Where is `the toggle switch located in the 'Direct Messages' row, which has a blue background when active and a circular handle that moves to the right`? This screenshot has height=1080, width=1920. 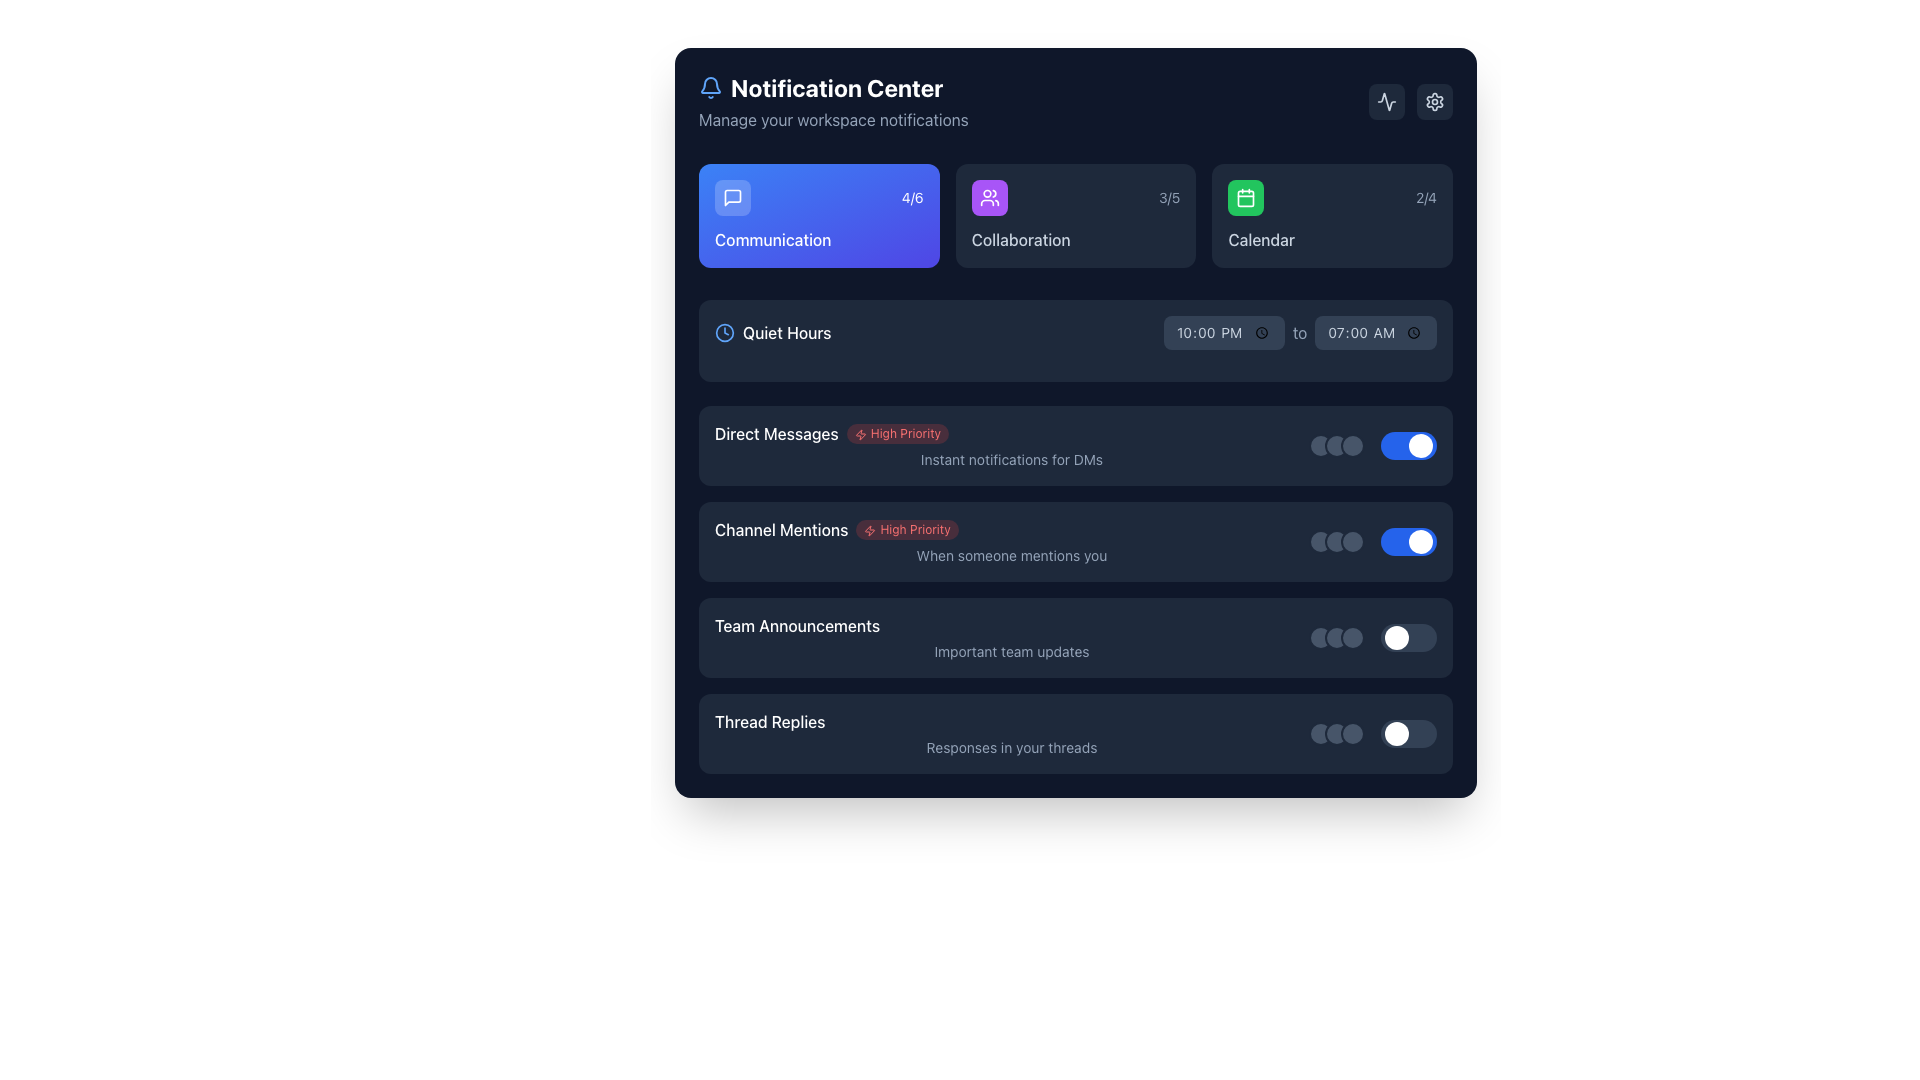
the toggle switch located in the 'Direct Messages' row, which has a blue background when active and a circular handle that moves to the right is located at coordinates (1408, 445).